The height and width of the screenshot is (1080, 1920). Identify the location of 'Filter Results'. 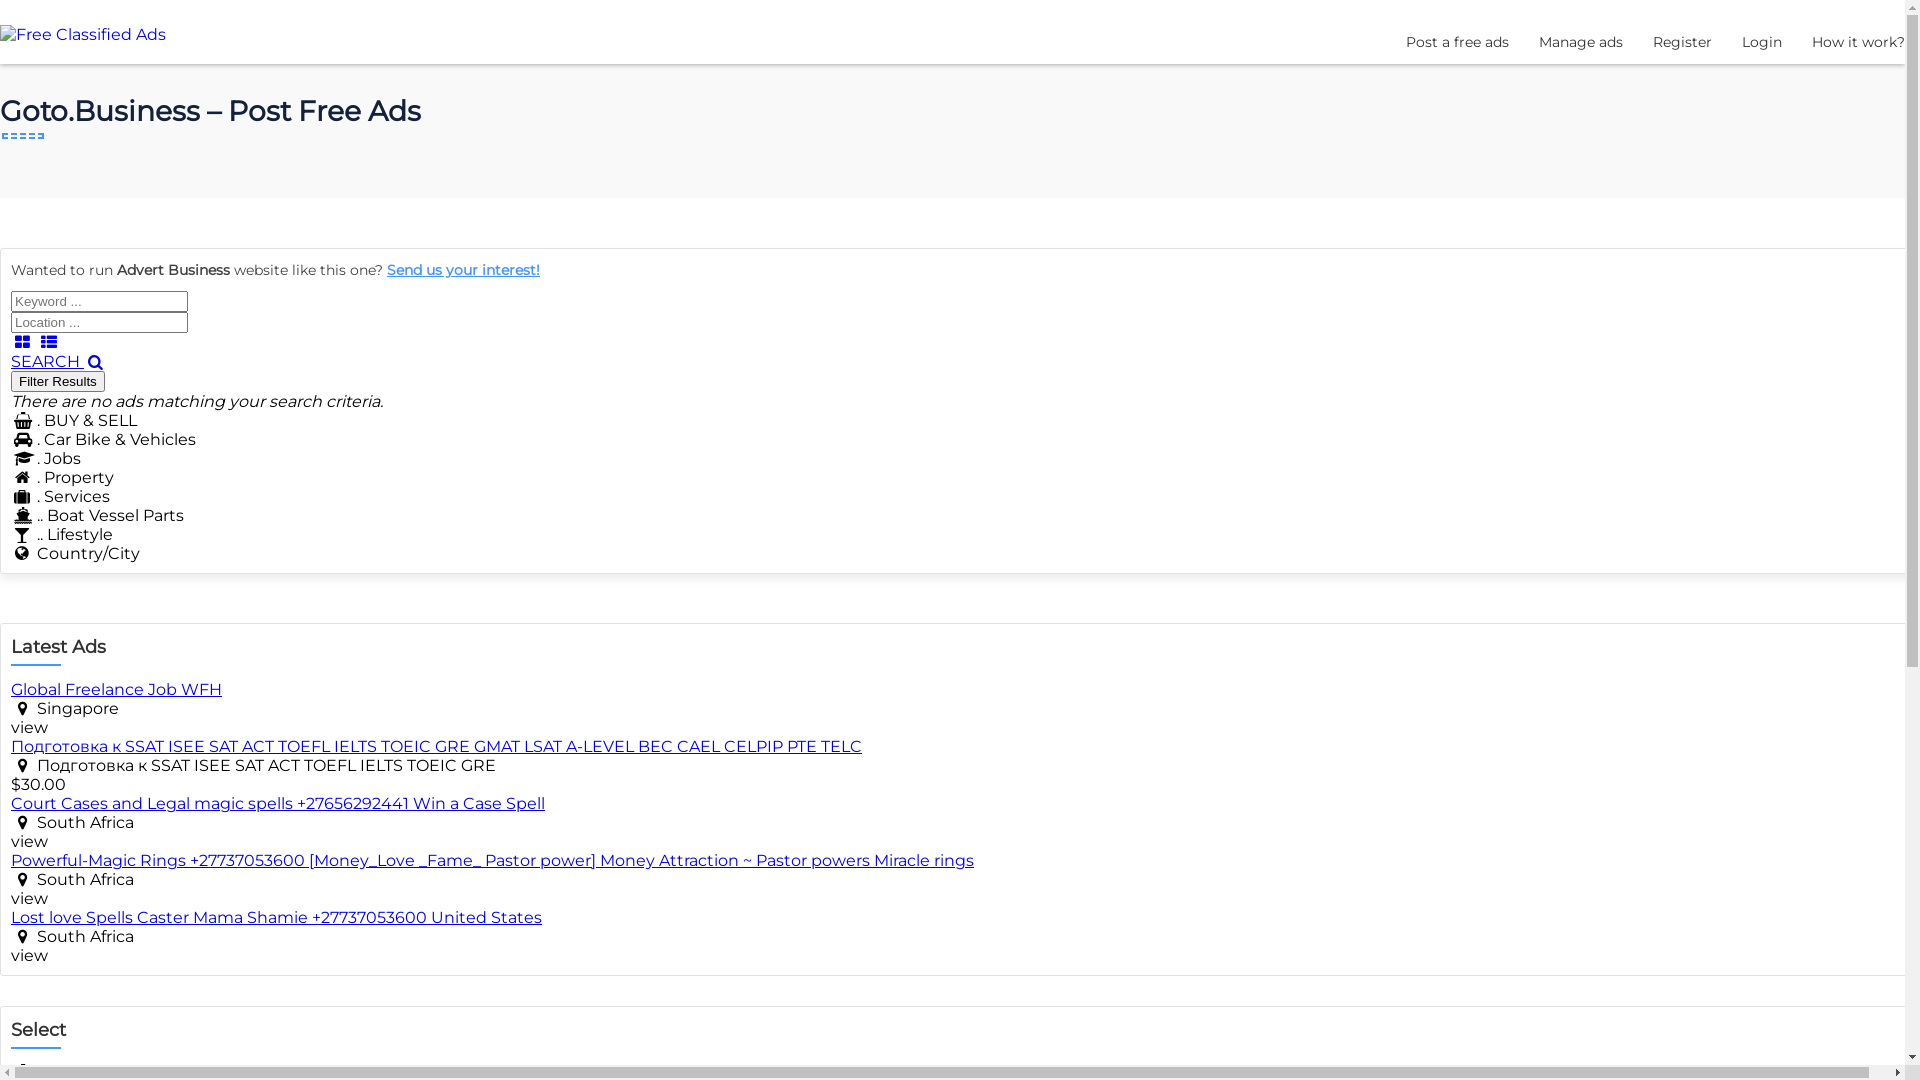
(10, 381).